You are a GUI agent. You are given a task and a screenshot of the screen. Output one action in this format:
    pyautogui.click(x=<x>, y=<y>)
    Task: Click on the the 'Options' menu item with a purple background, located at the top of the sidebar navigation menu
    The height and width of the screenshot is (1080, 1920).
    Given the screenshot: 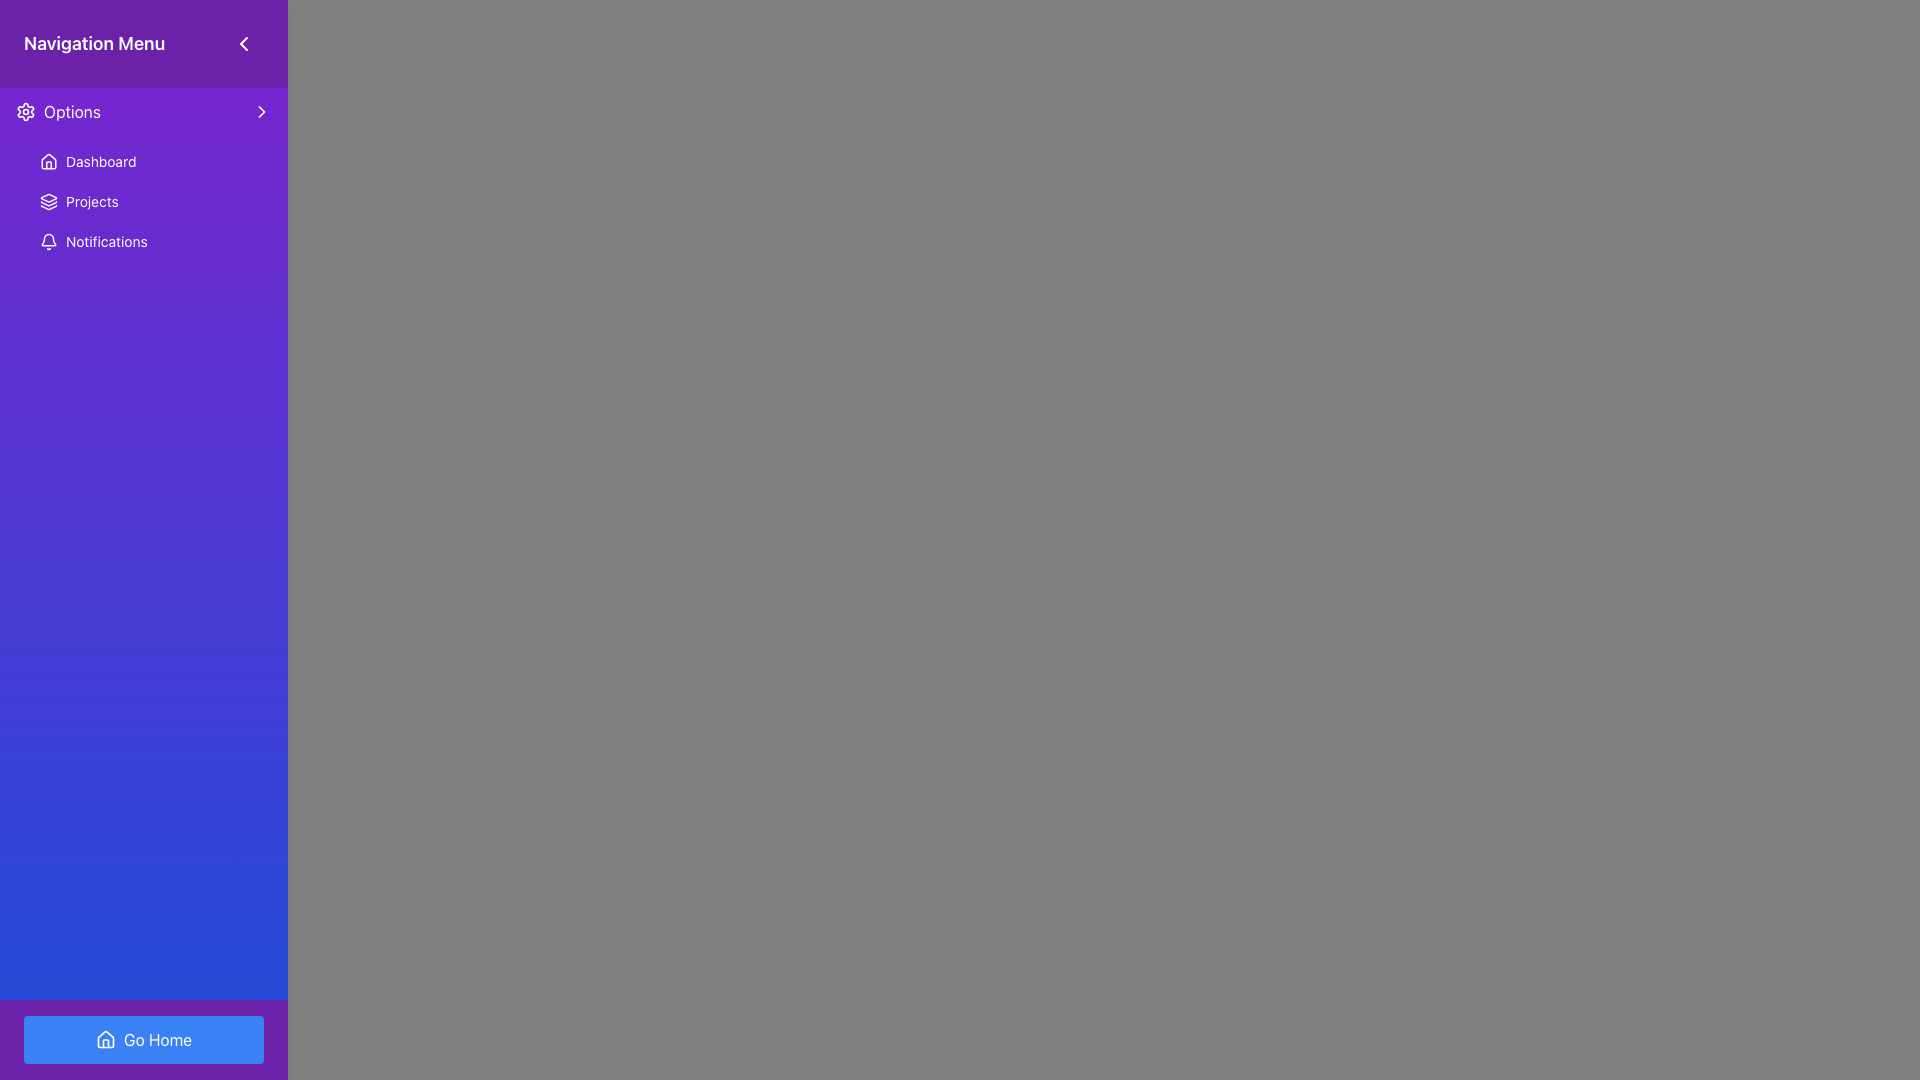 What is the action you would take?
    pyautogui.click(x=143, y=111)
    